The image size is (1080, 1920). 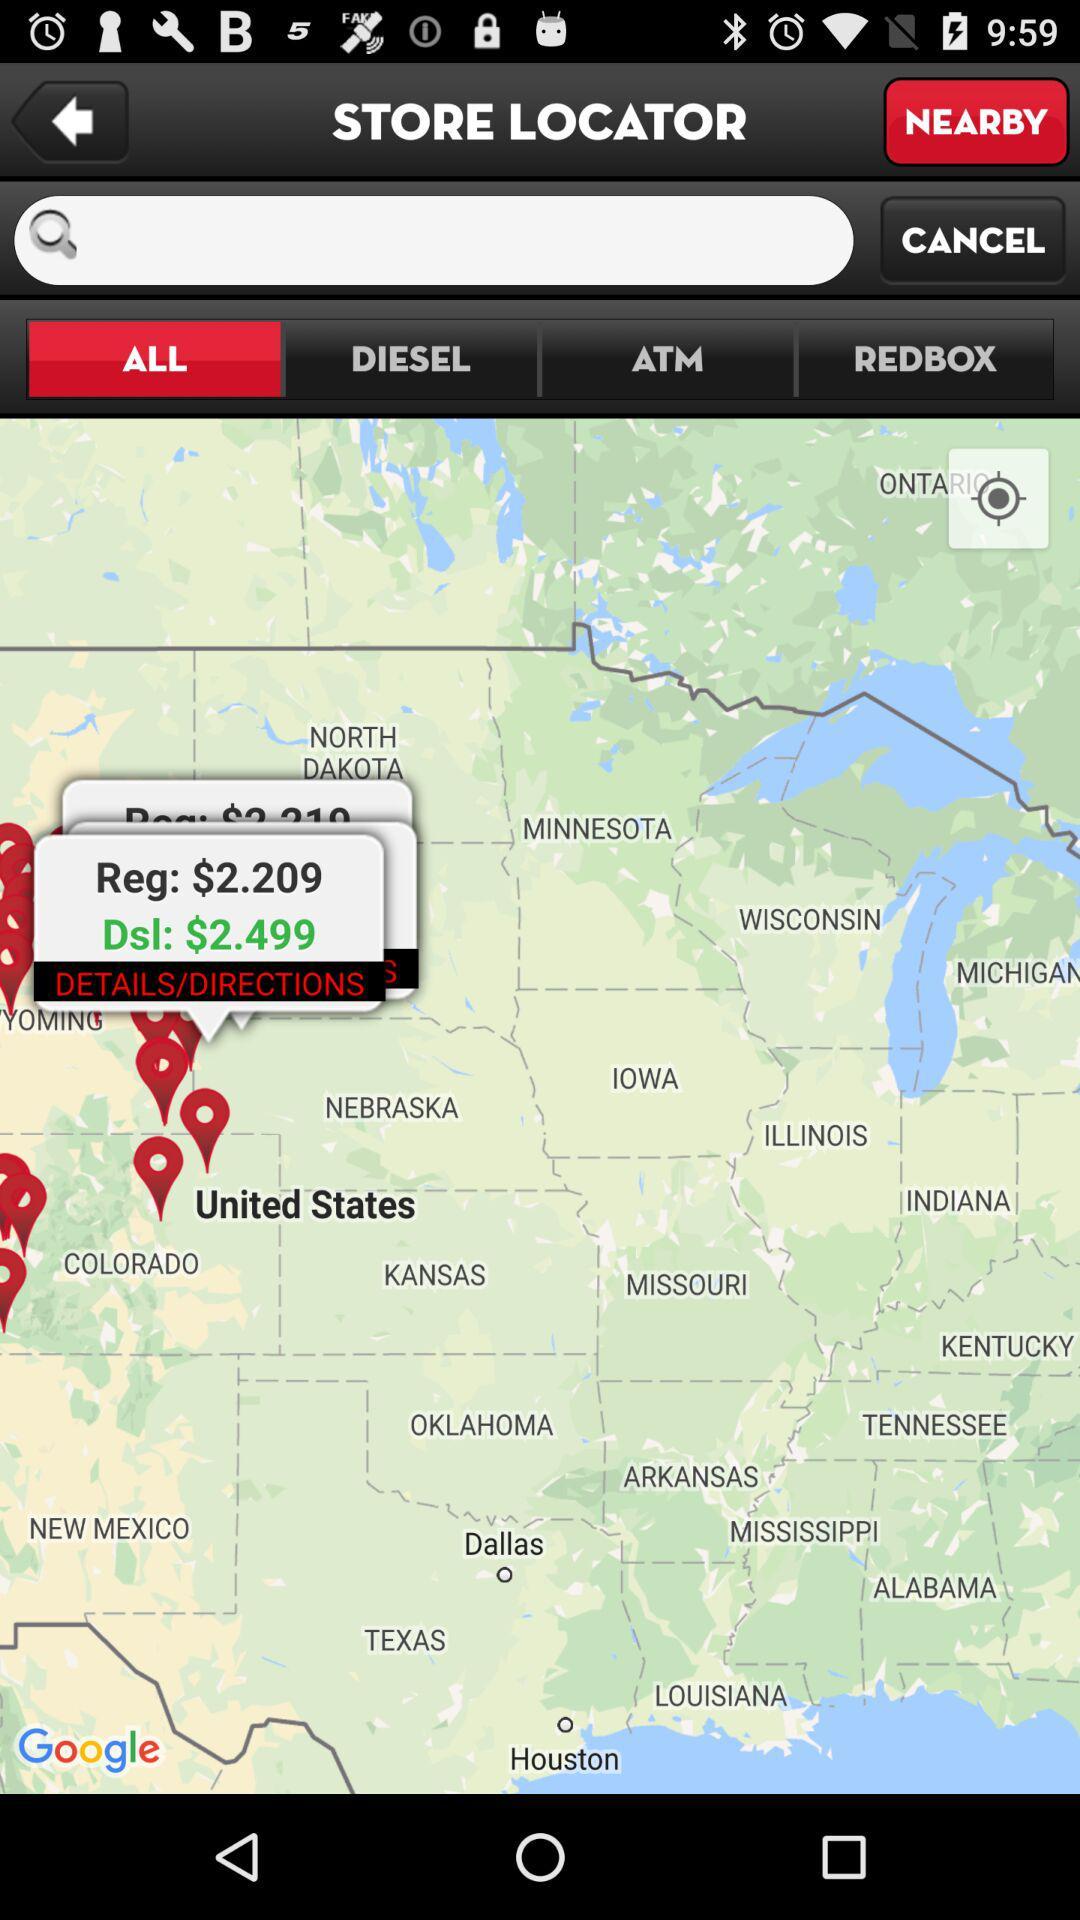 I want to click on the item next to the store locator item, so click(x=975, y=120).